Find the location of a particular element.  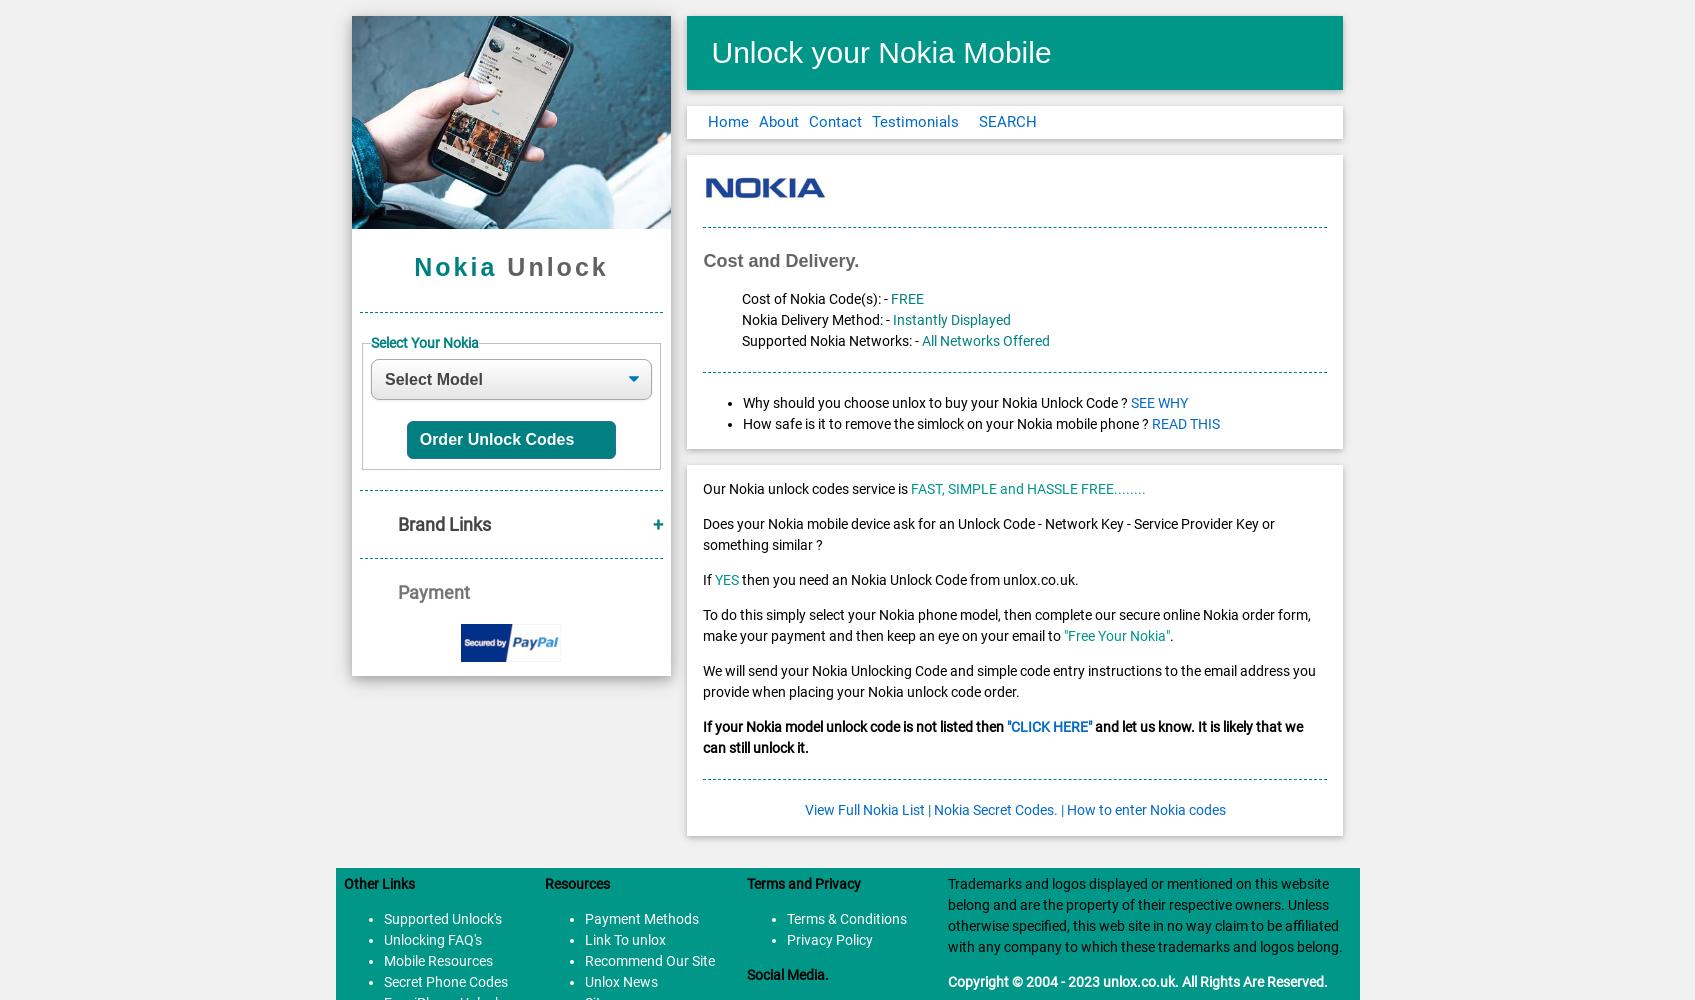

'If your Nokia model unlock code is not listed then' is located at coordinates (853, 726).